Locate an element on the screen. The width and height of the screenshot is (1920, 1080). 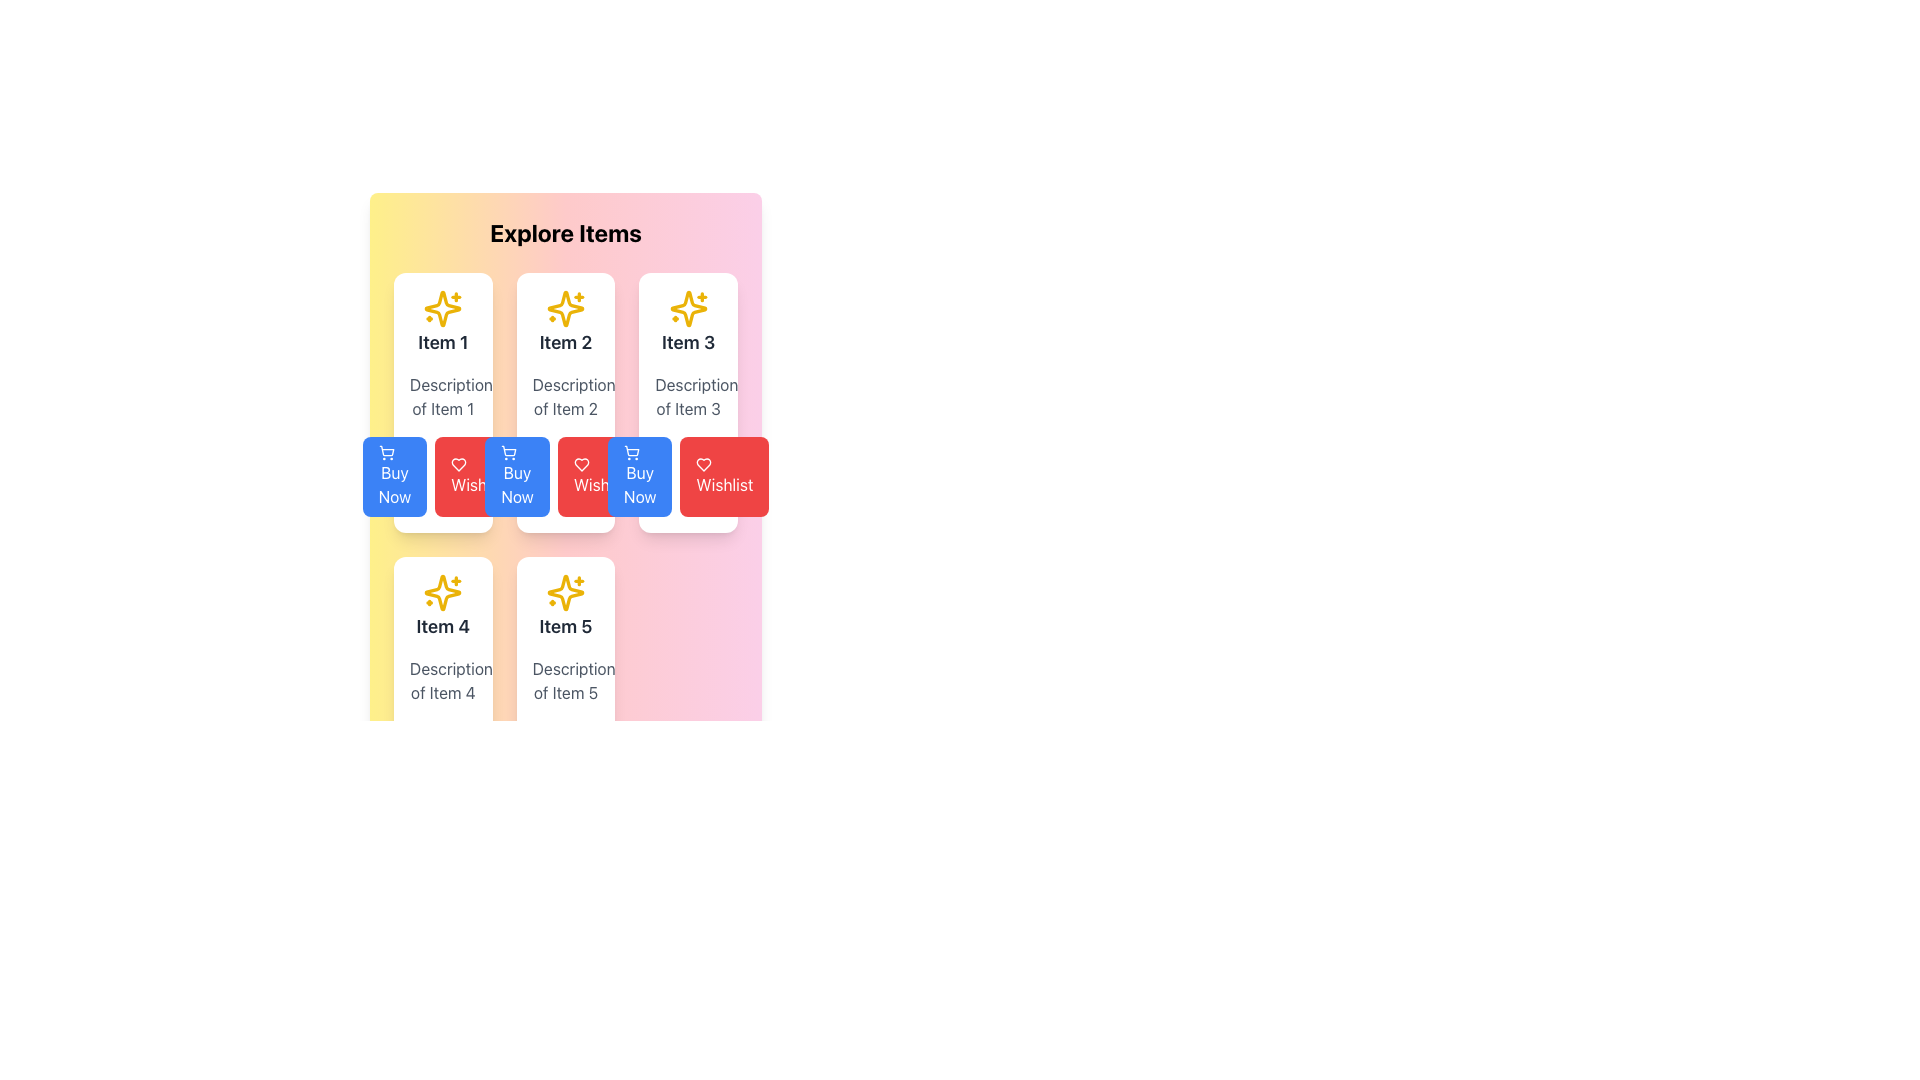
the heart icon representing the 'Wishlist' button located in the card for 'Item 3' is located at coordinates (580, 465).